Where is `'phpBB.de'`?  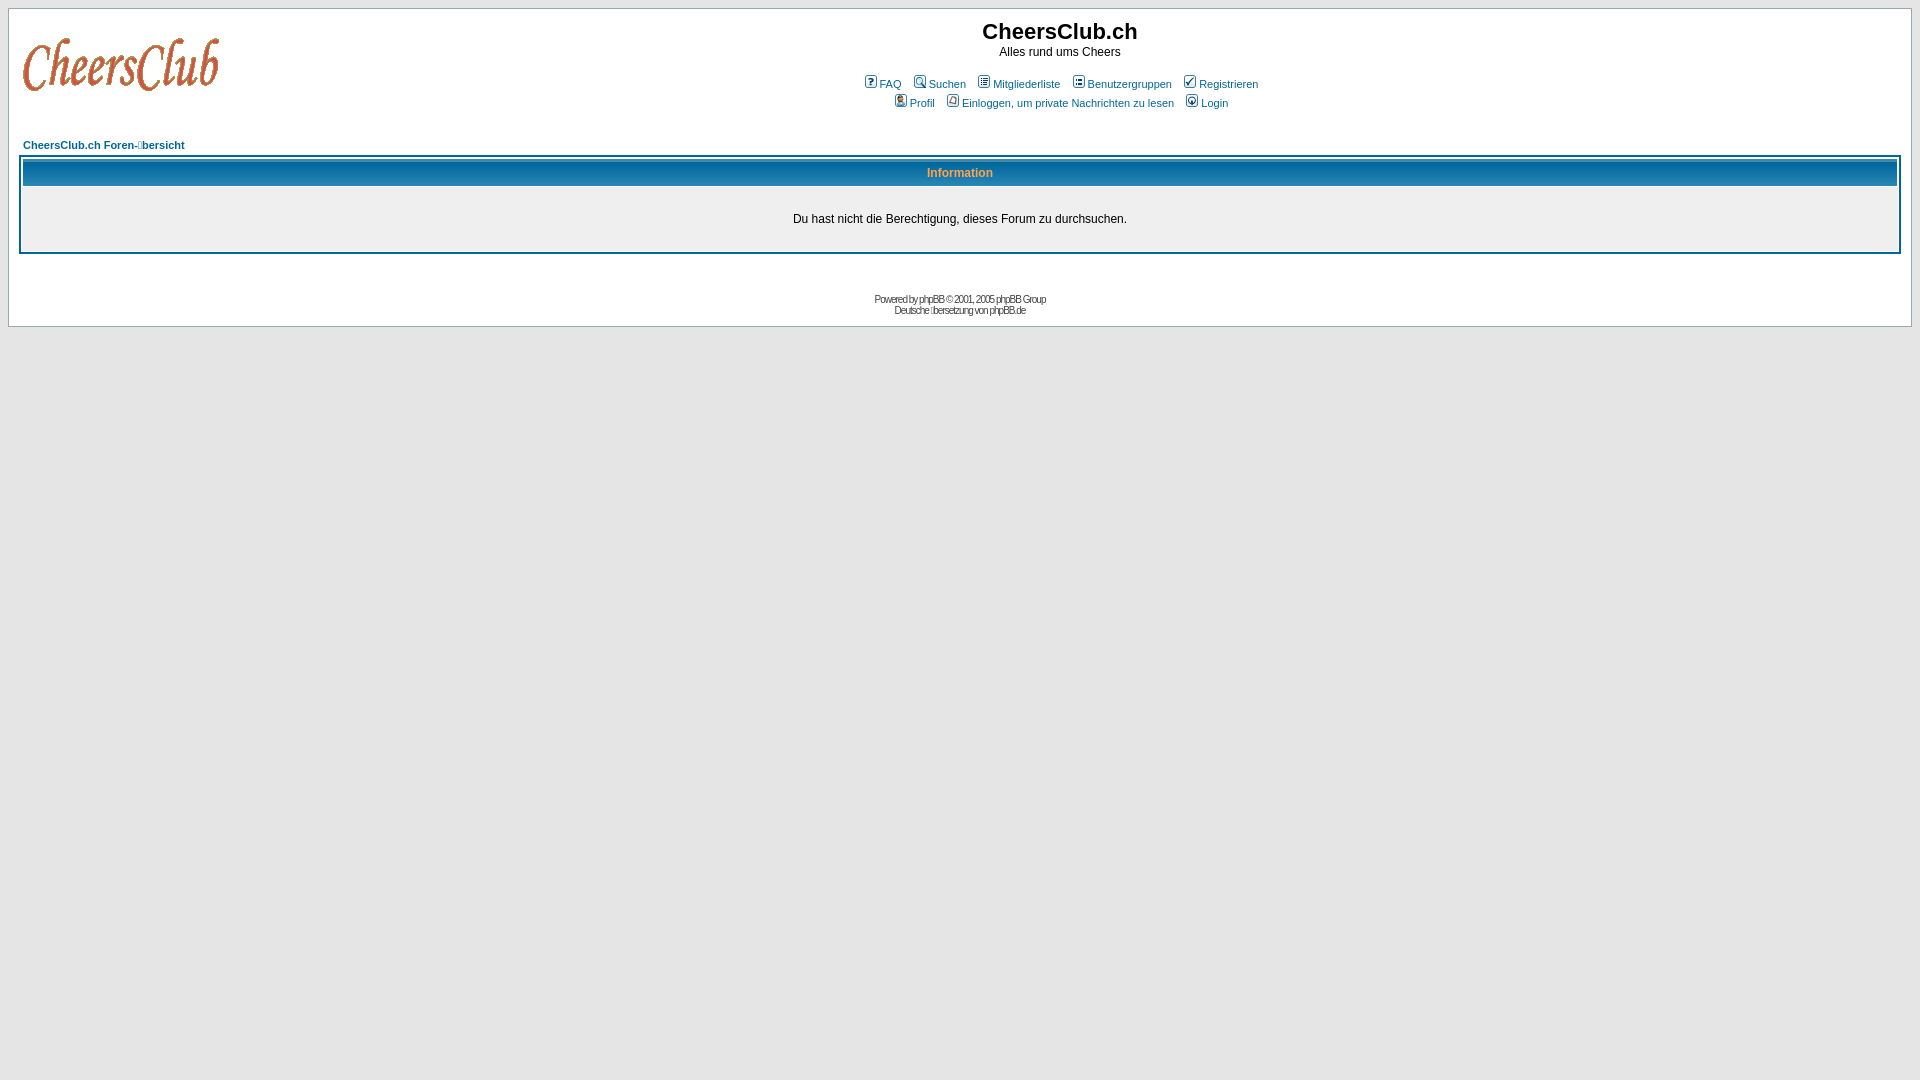
'phpBB.de' is located at coordinates (1007, 310).